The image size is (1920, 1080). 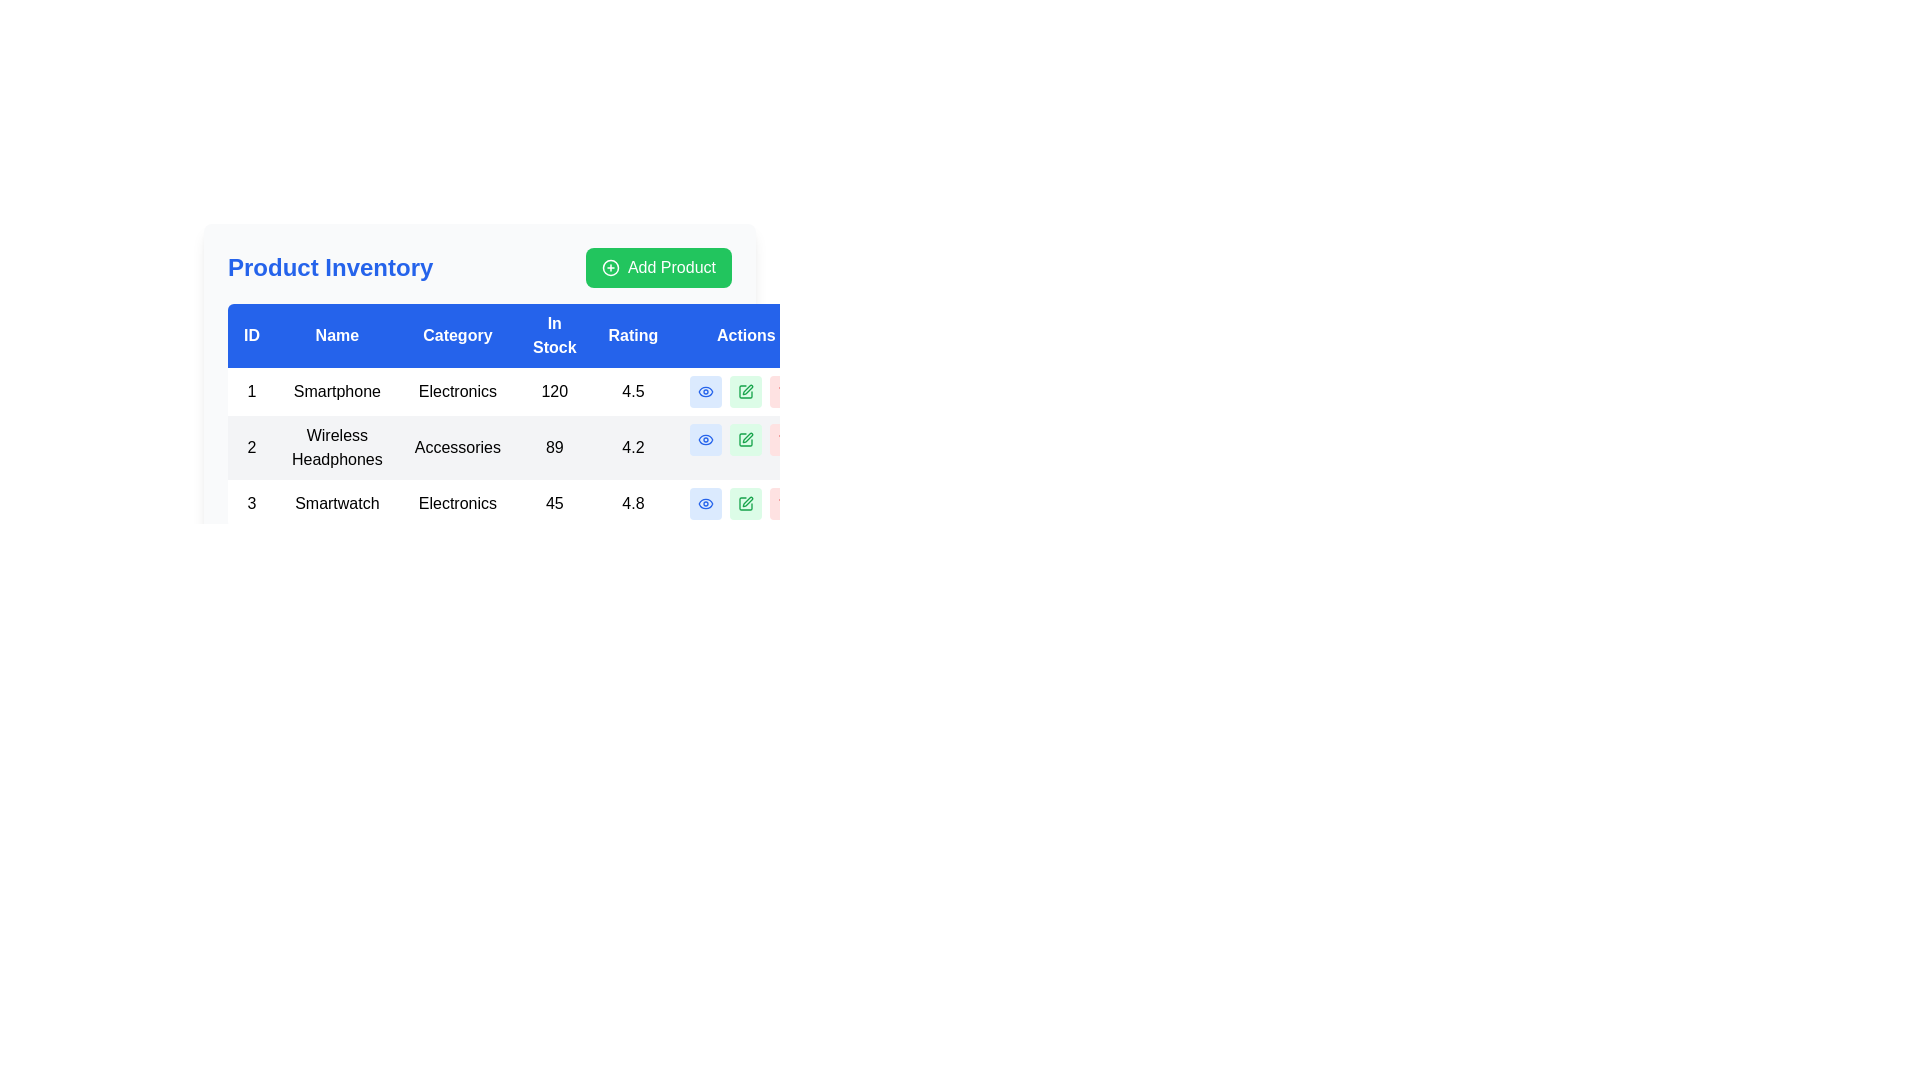 What do you see at coordinates (554, 446) in the screenshot?
I see `the table cell displaying the number '89' in bold font` at bounding box center [554, 446].